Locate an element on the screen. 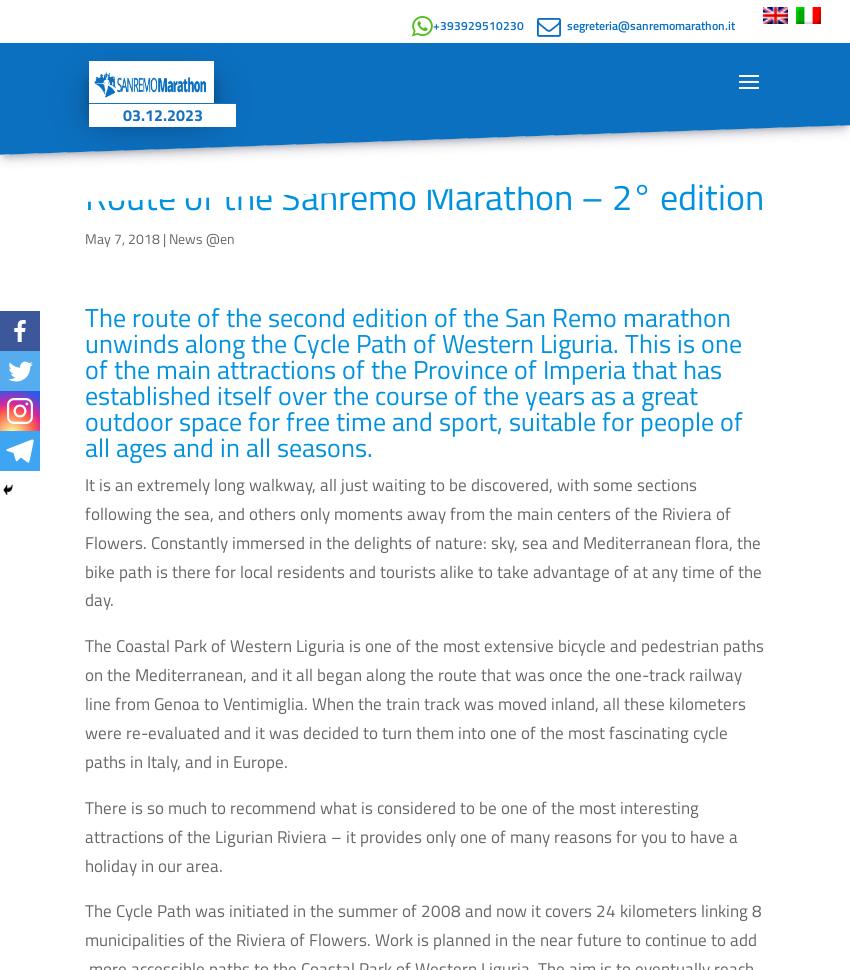 This screenshot has height=970, width=850. '+393929510230' is located at coordinates (478, 25).